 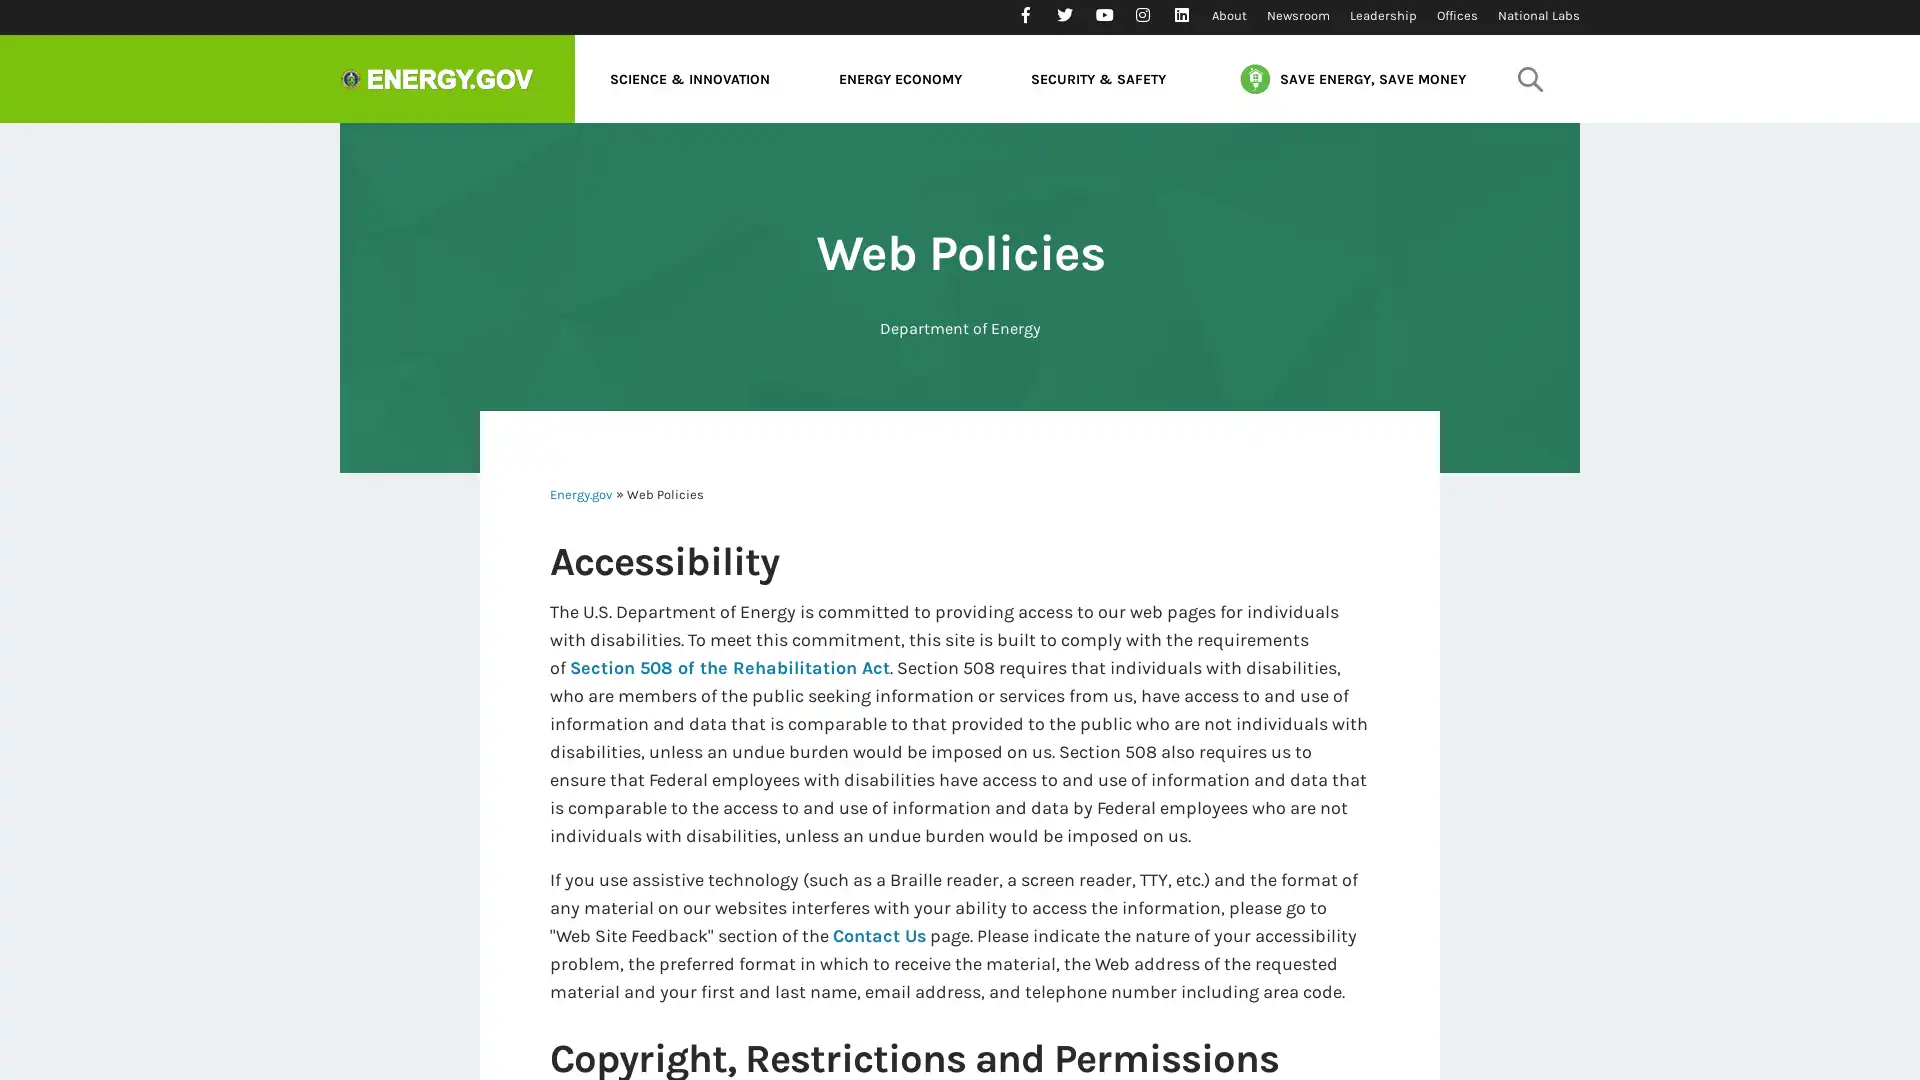 I want to click on SEARCH, so click(x=1525, y=135).